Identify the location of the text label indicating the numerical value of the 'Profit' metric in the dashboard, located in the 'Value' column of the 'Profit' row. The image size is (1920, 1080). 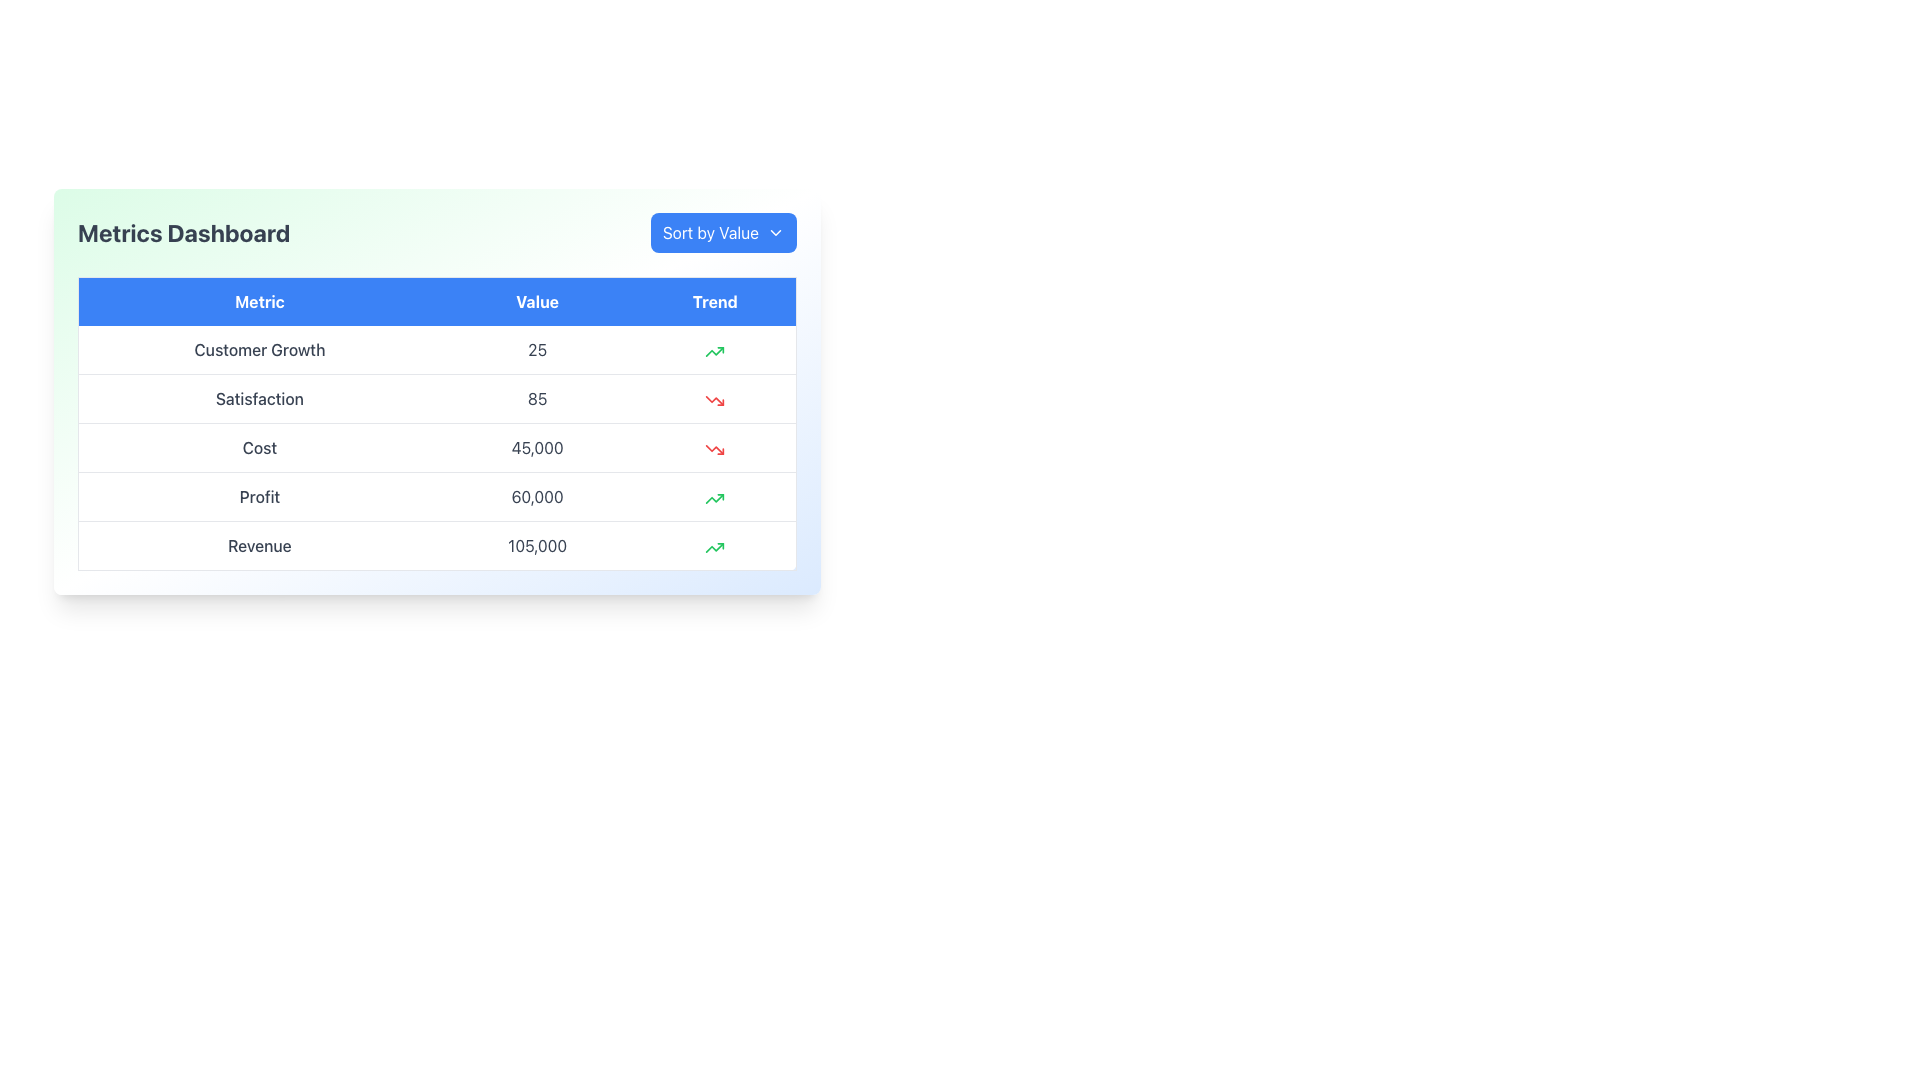
(537, 496).